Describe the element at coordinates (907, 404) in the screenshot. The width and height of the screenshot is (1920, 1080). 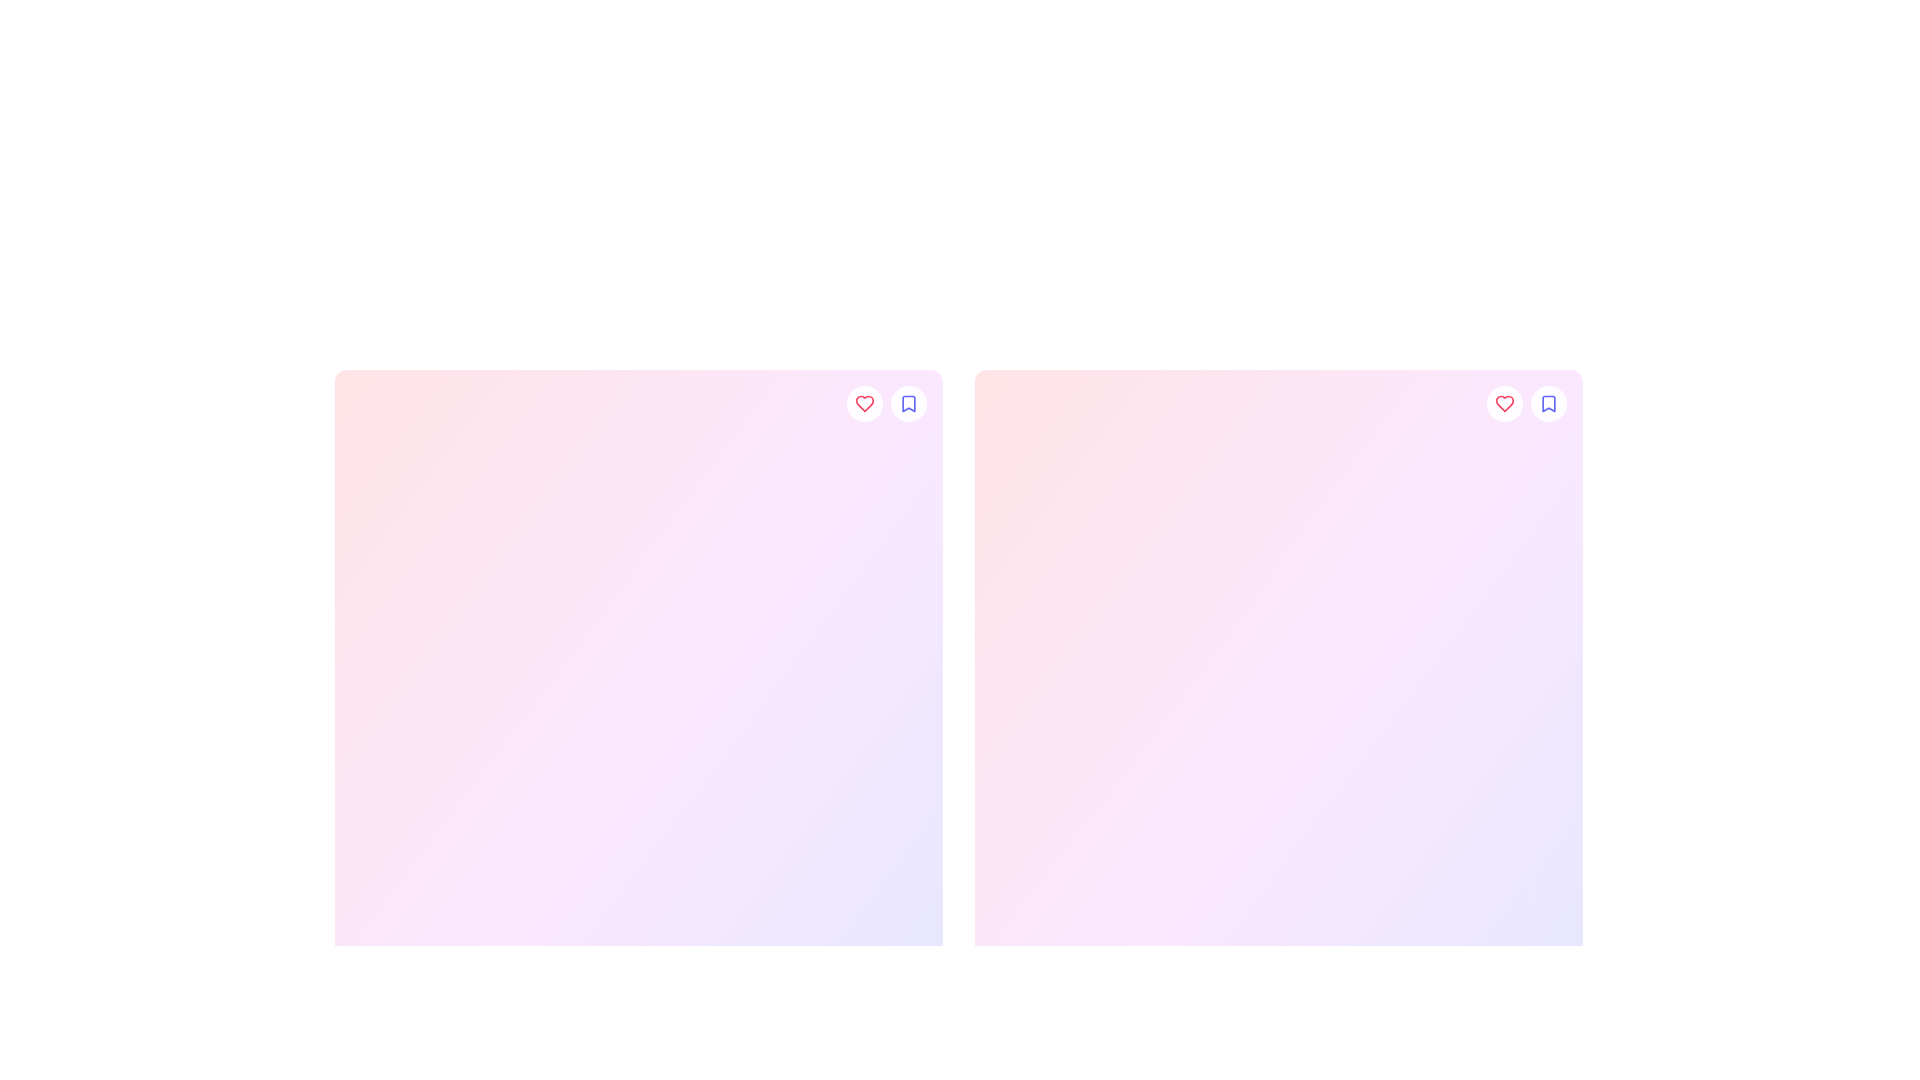
I see `the blue bookmark icon located at the top-right corner of the left card` at that location.